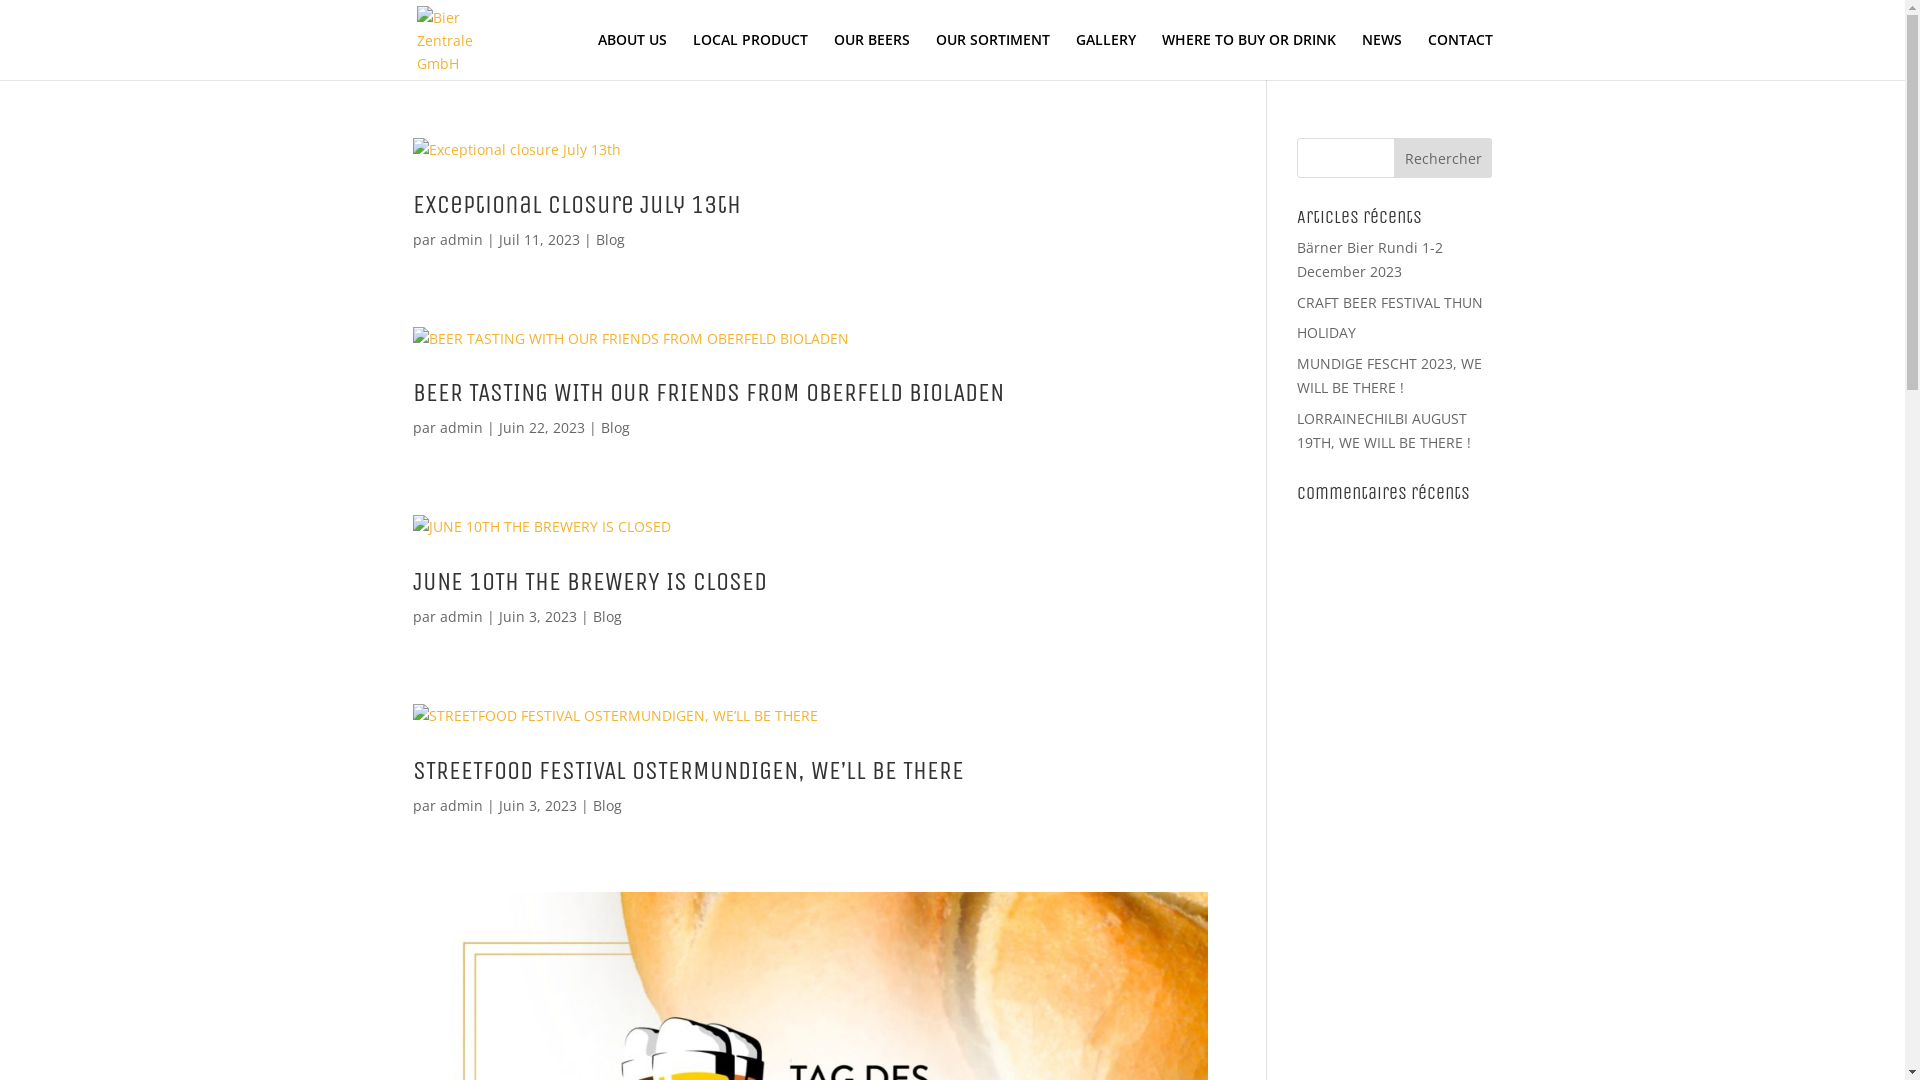 Image resolution: width=1920 pixels, height=1080 pixels. Describe the element at coordinates (1326, 331) in the screenshot. I see `'HOLIDAY'` at that location.